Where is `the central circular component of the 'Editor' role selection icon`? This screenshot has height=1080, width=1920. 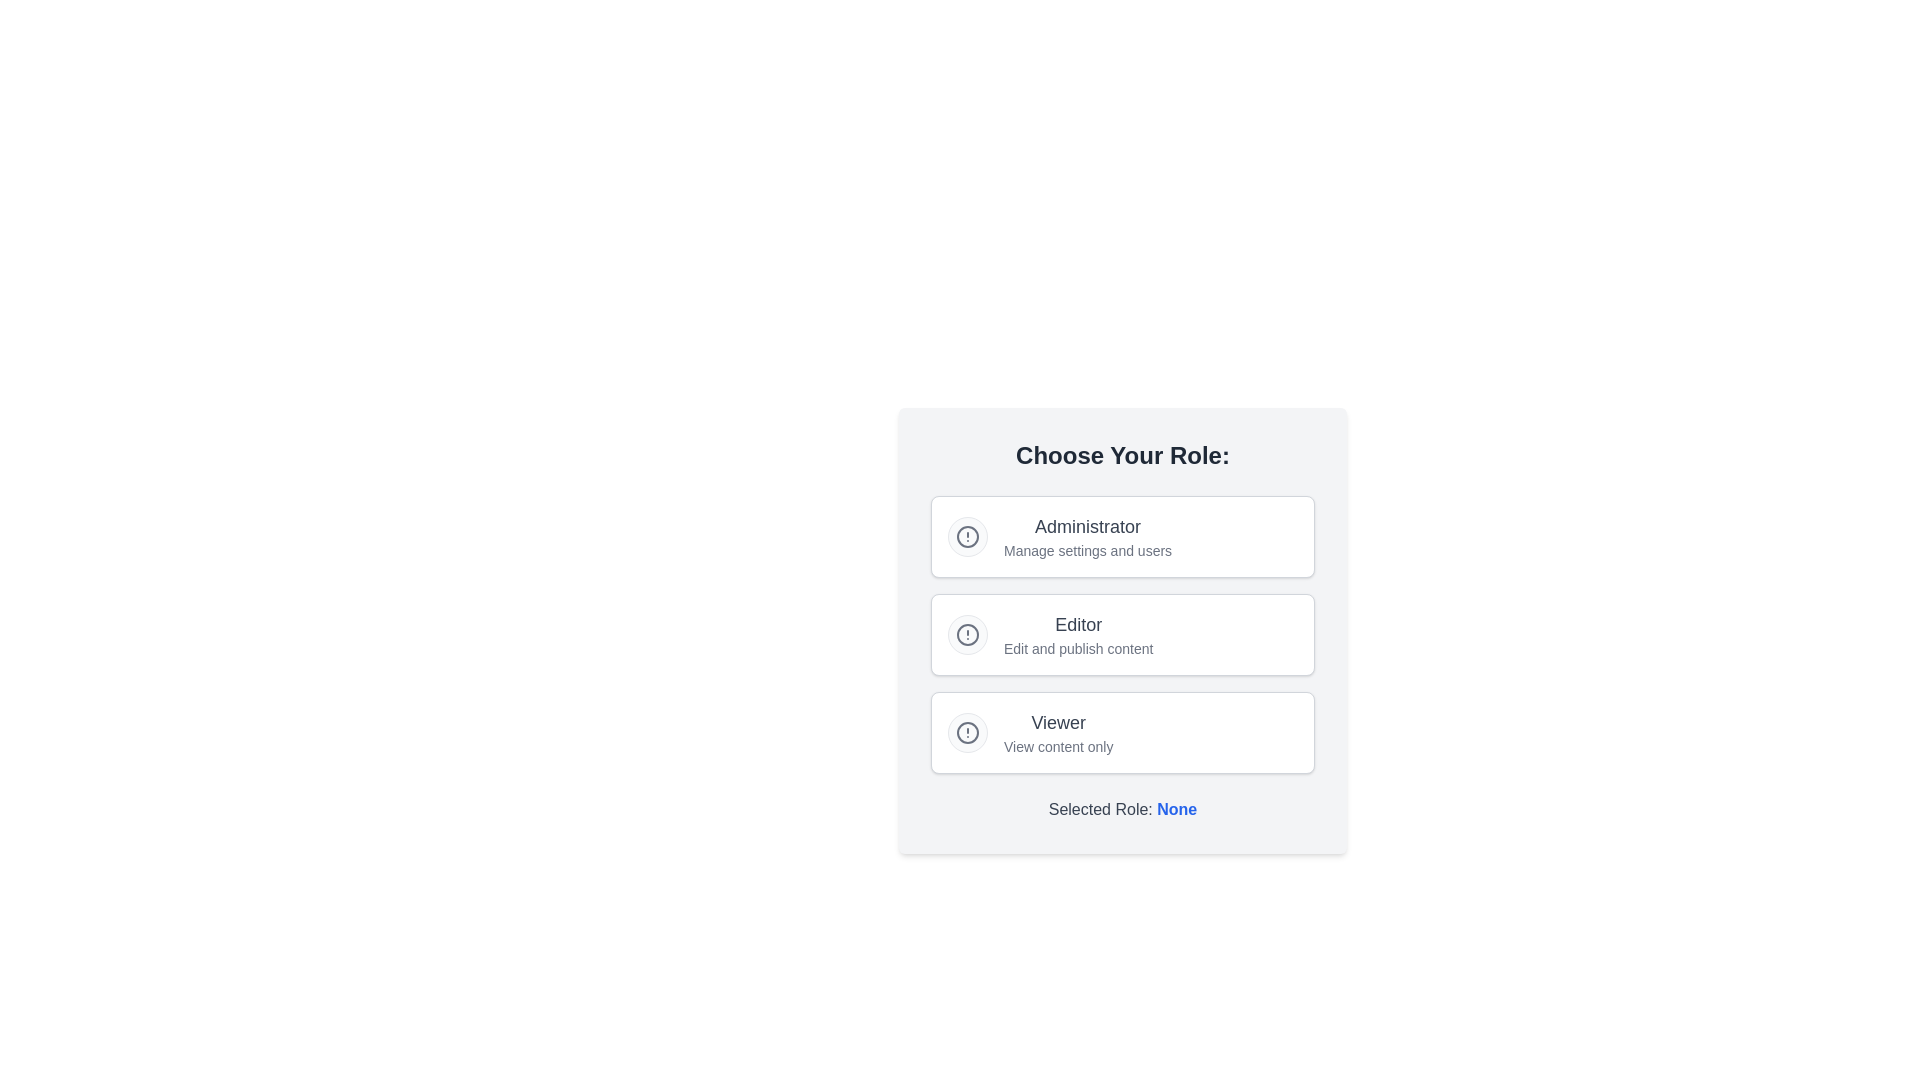
the central circular component of the 'Editor' role selection icon is located at coordinates (968, 635).